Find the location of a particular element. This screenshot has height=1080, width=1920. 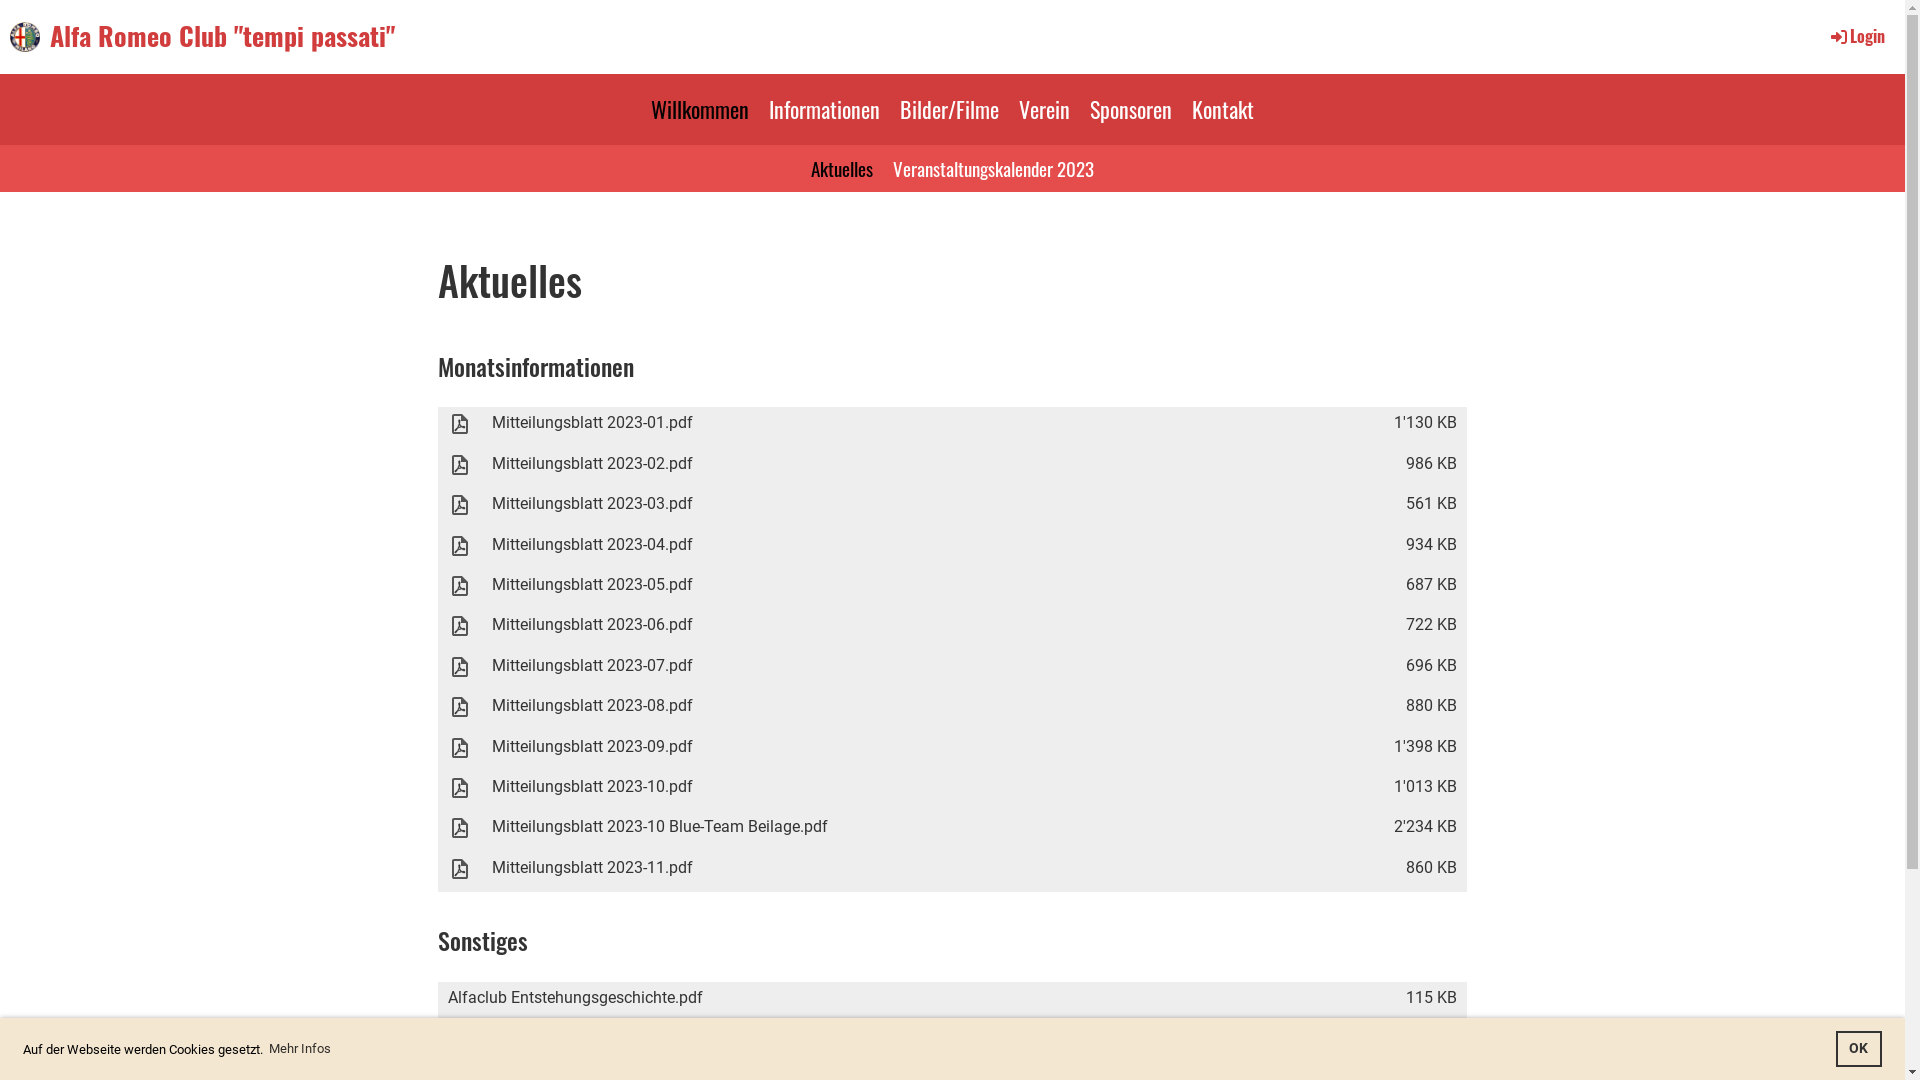

'Sponsoren' is located at coordinates (1131, 109).